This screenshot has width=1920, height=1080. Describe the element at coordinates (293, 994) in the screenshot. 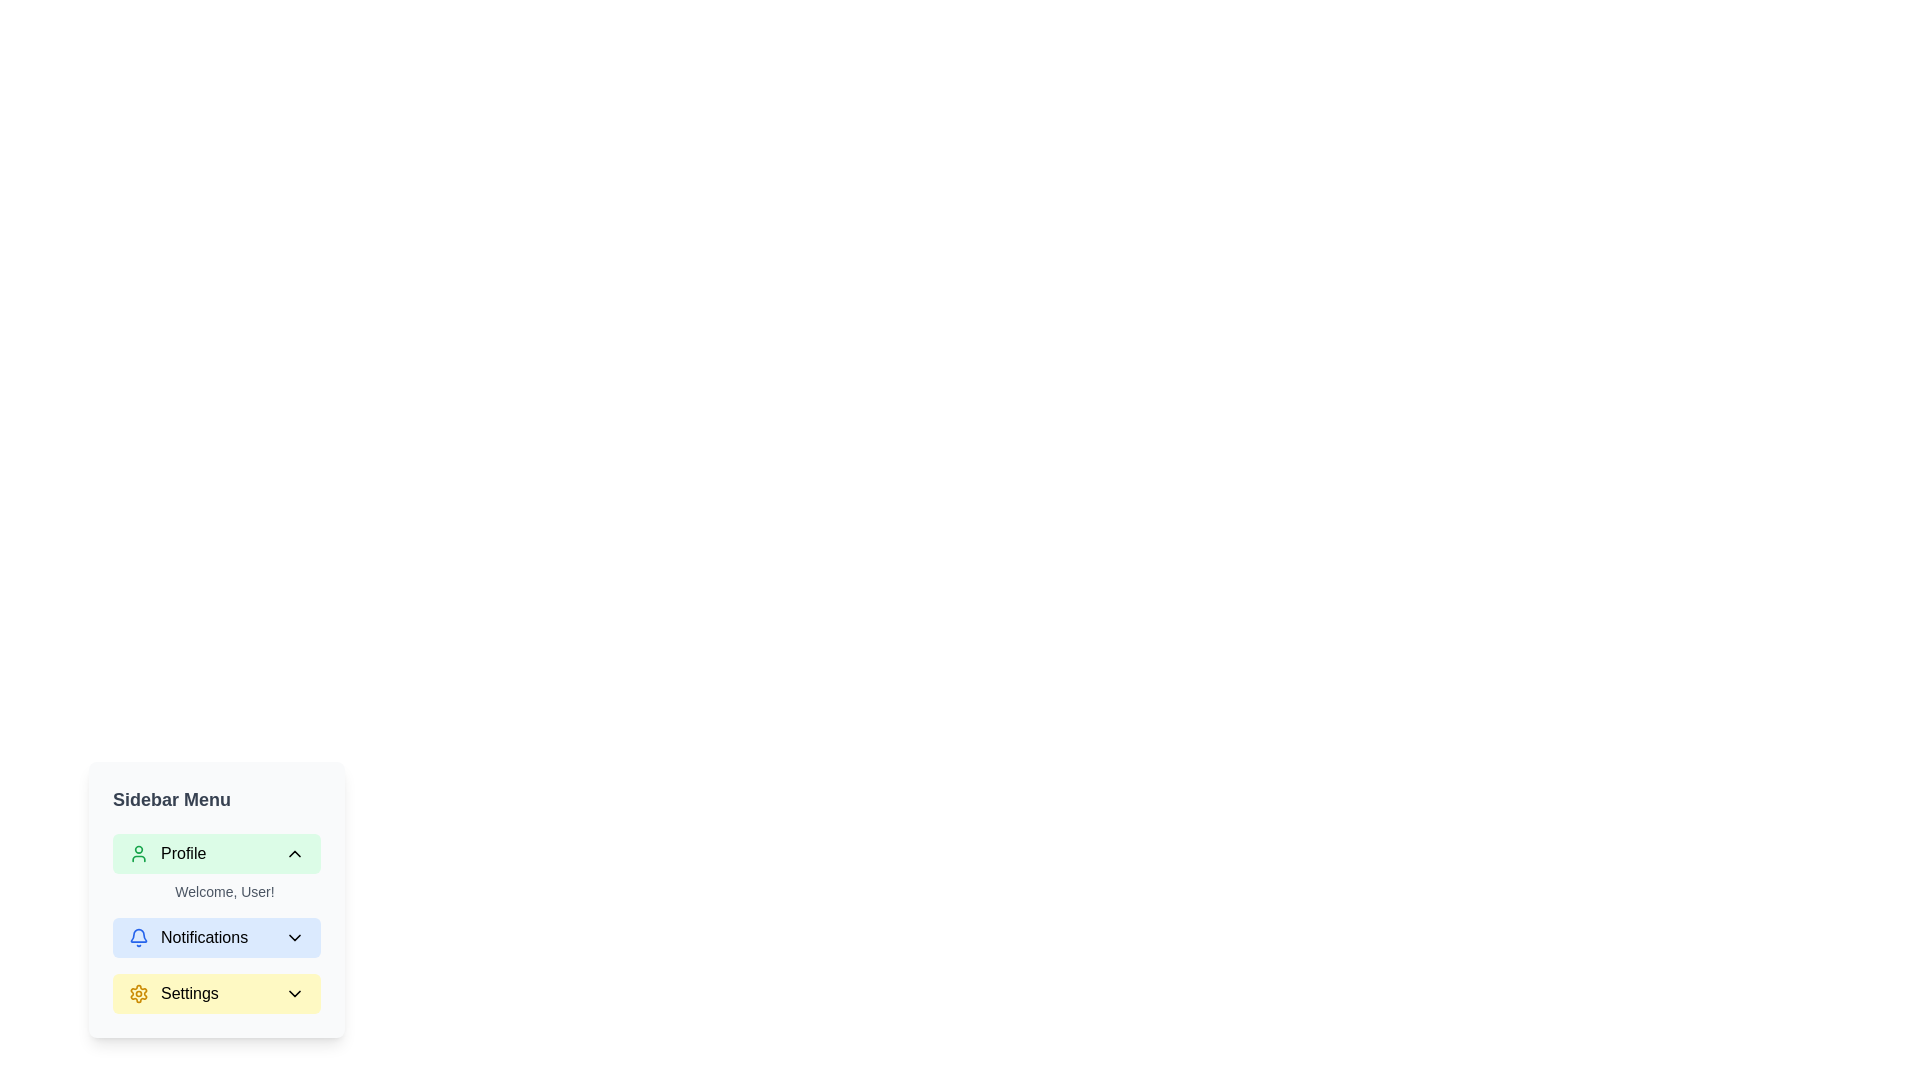

I see `the Dropdown indicator icon in the Settings section of the sidebar menu` at that location.